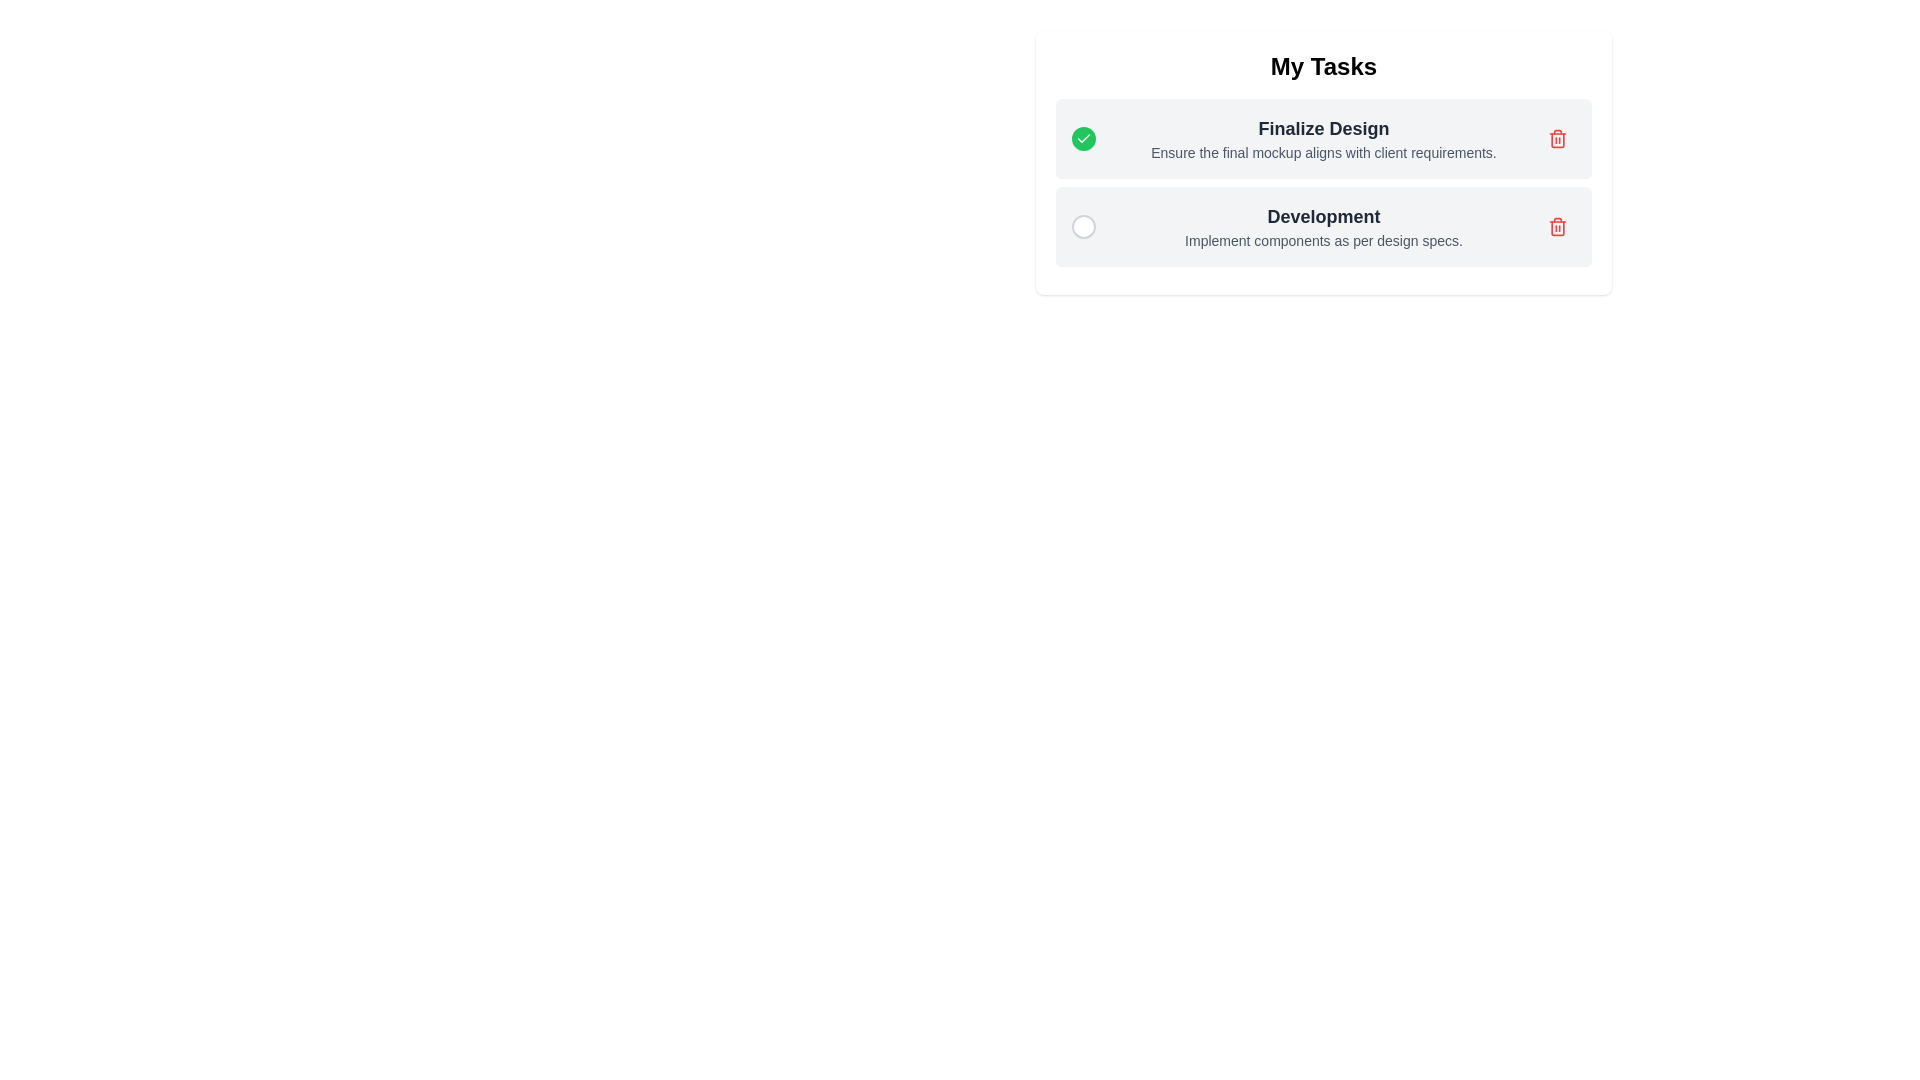 Image resolution: width=1920 pixels, height=1080 pixels. I want to click on the delete button for the task Finalize Design, so click(1557, 137).